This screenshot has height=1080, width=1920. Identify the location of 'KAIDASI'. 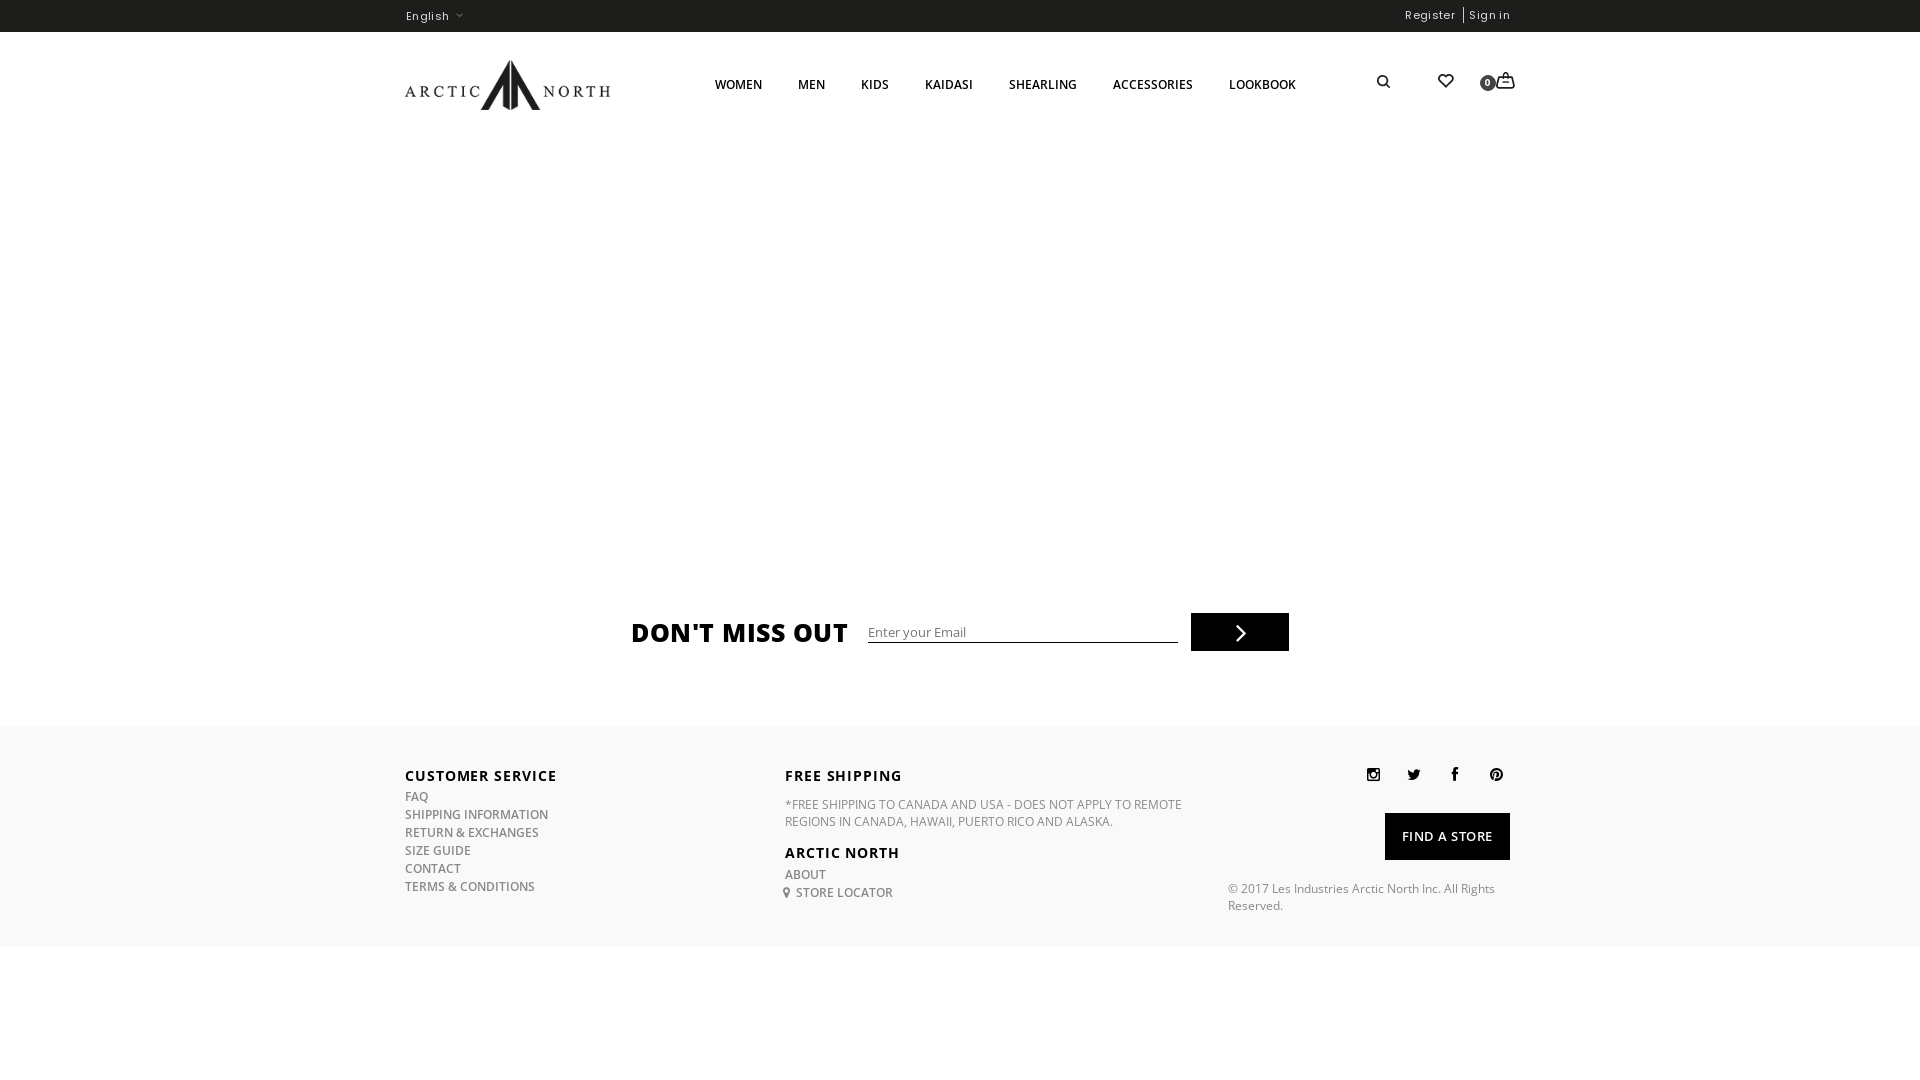
(948, 83).